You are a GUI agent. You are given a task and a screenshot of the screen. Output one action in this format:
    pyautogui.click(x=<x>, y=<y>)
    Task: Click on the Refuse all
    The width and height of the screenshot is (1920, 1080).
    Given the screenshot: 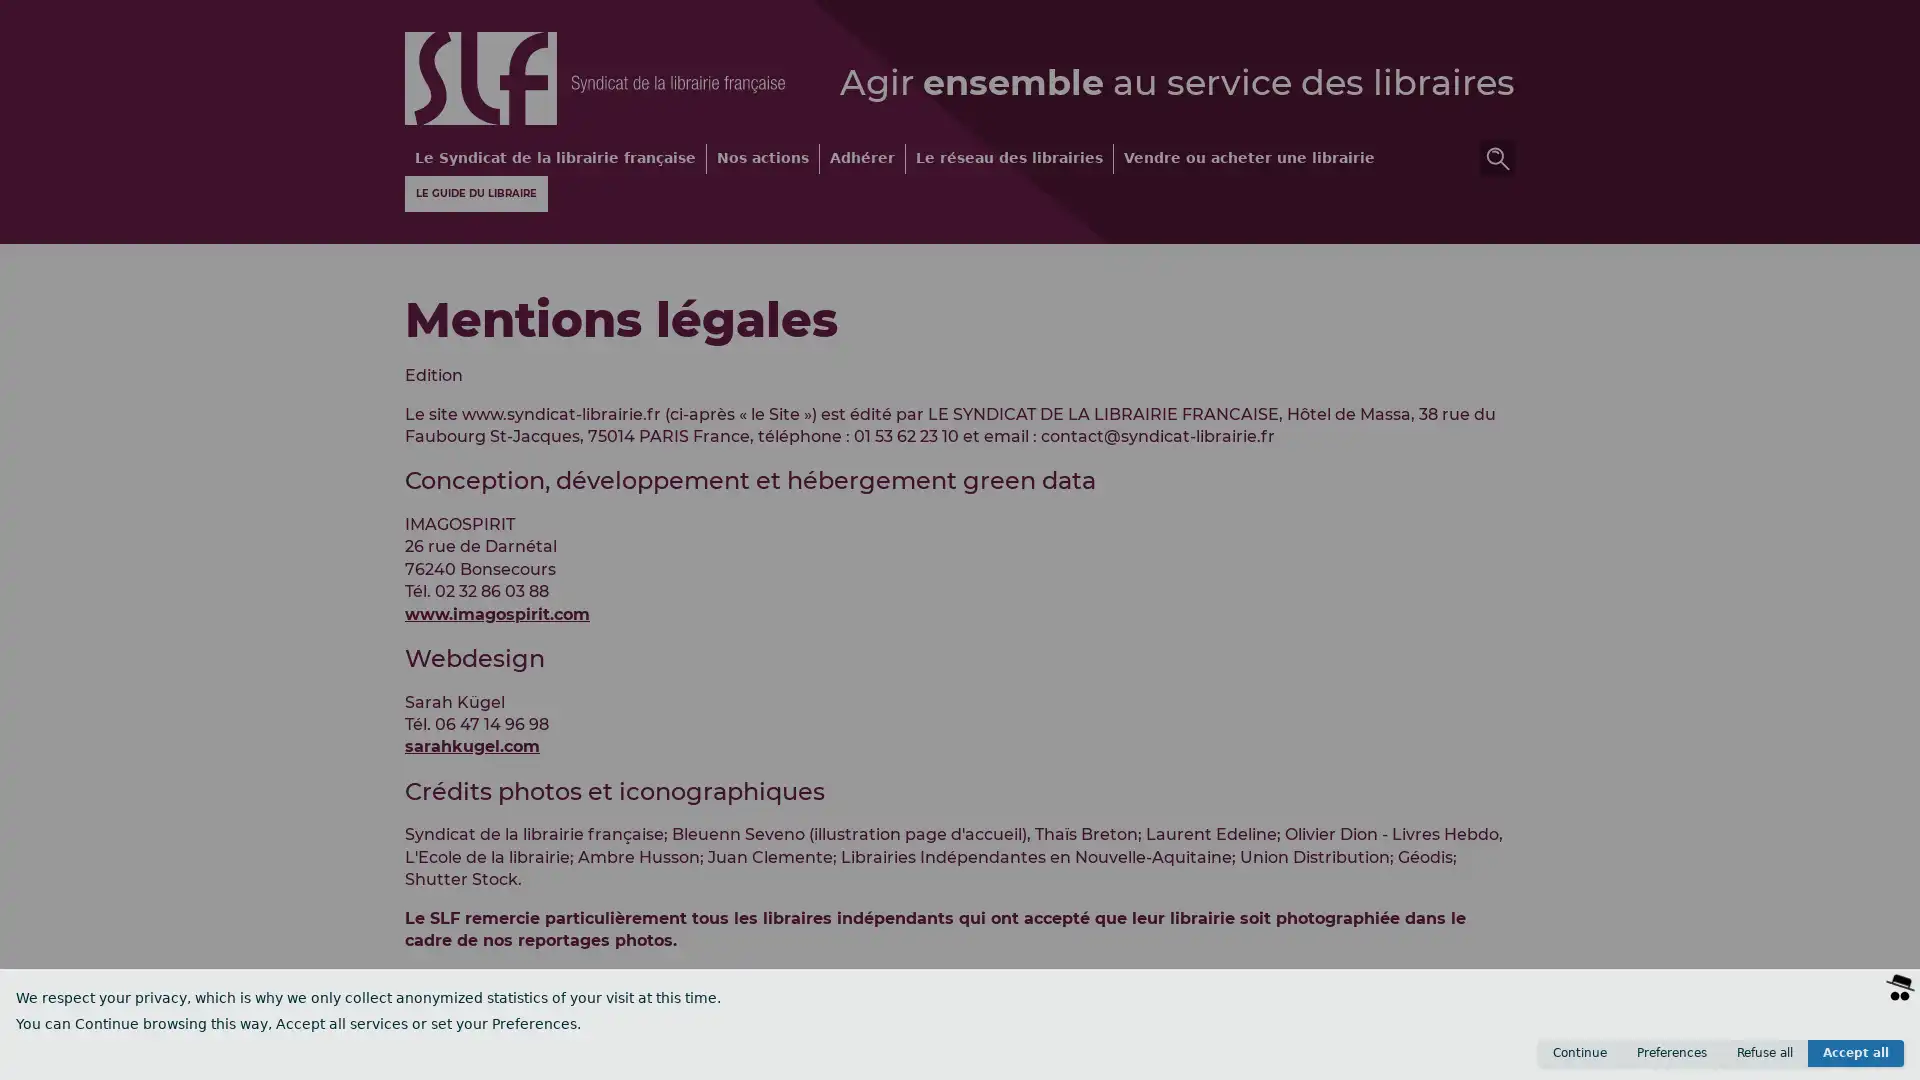 What is the action you would take?
    pyautogui.click(x=1765, y=1052)
    